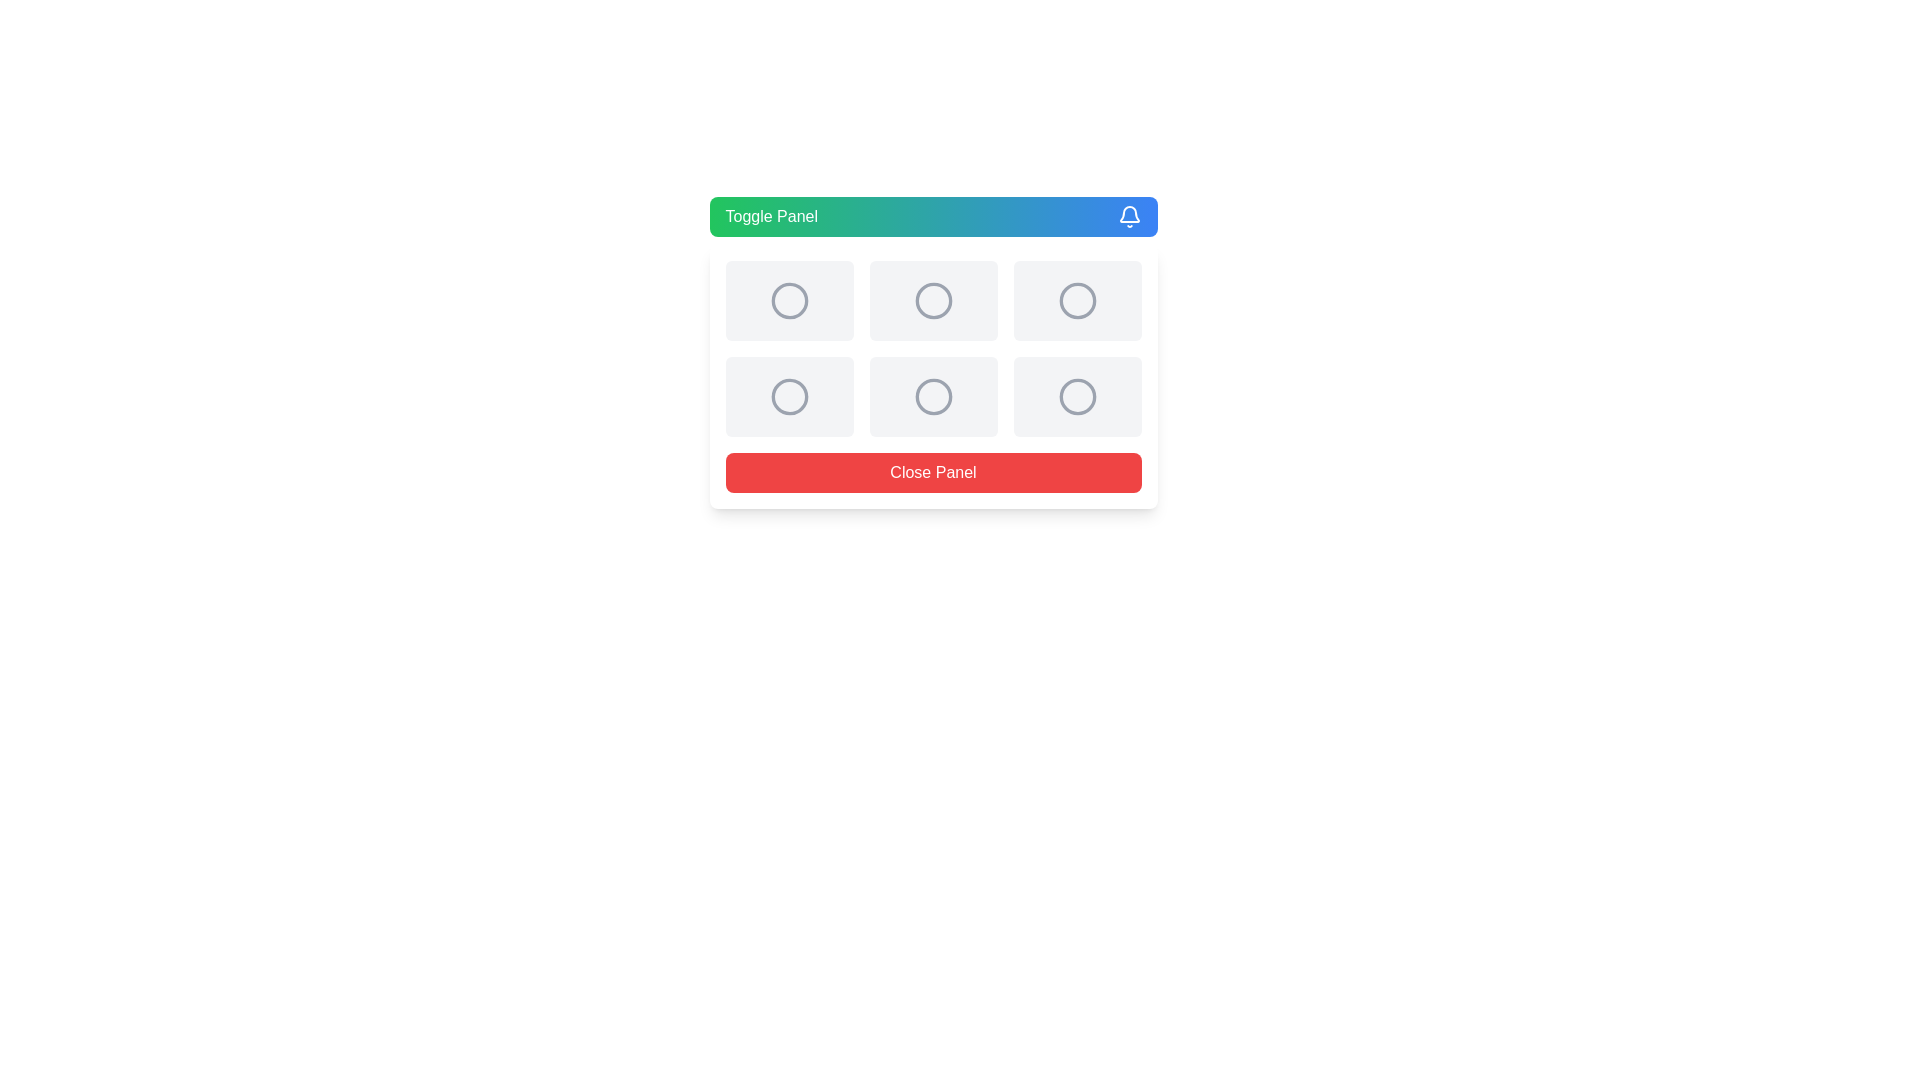 Image resolution: width=1920 pixels, height=1080 pixels. Describe the element at coordinates (932, 397) in the screenshot. I see `the Circle graphic element located in the middle cell of the second row of the grid interface, which serves as a decorative or interactive component` at that location.